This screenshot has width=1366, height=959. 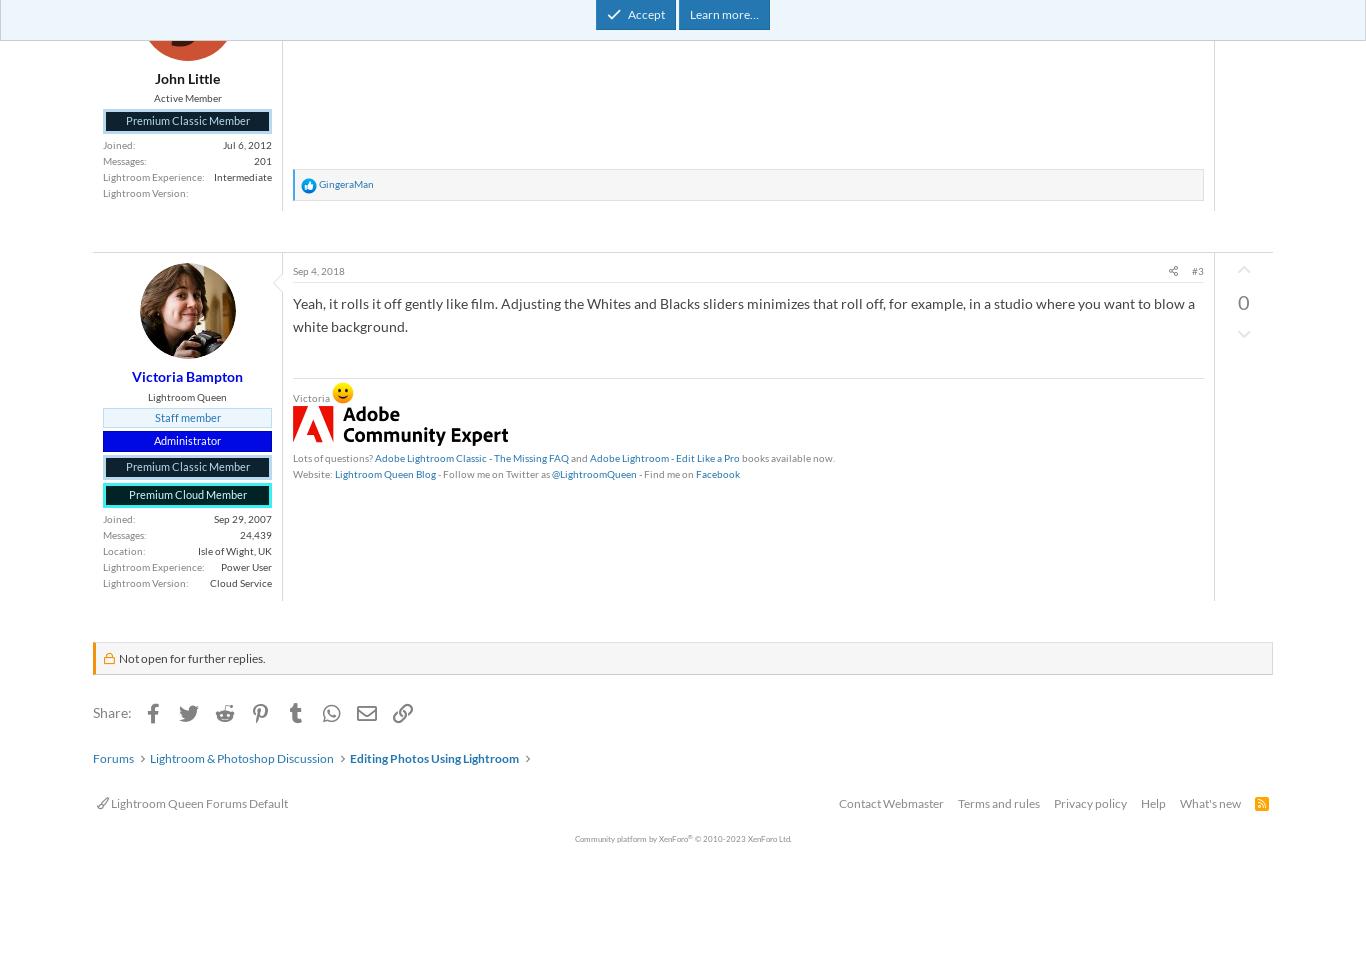 What do you see at coordinates (126, 495) in the screenshot?
I see `'Premium Cloud Member'` at bounding box center [126, 495].